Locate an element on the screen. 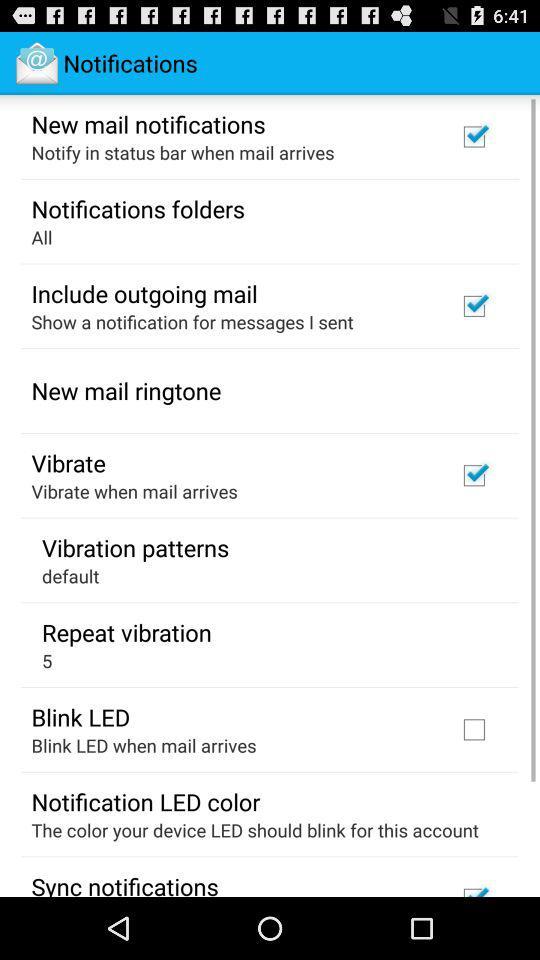  the 5 item is located at coordinates (47, 659).